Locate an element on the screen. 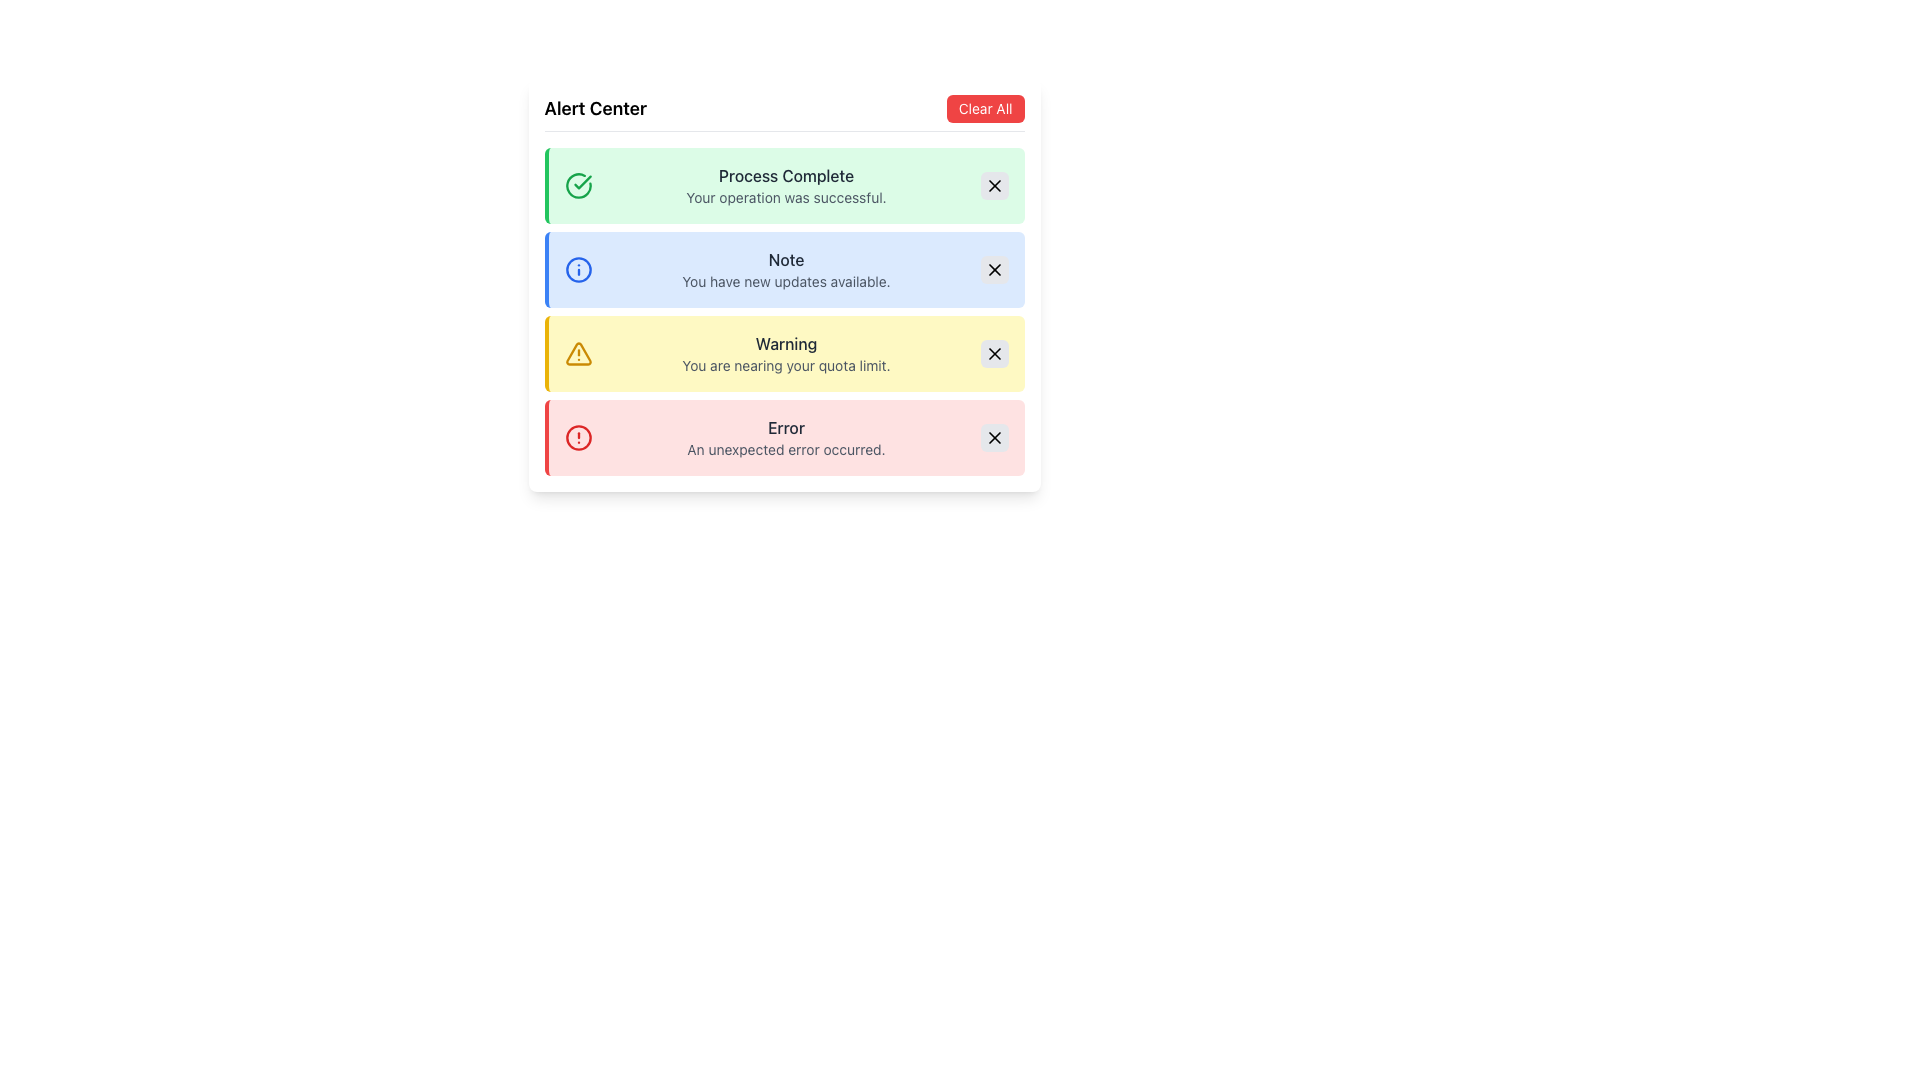 The image size is (1920, 1080). the close button represented by a bold 'X' icon in the top-right corner of the notification block with a green background is located at coordinates (994, 185).